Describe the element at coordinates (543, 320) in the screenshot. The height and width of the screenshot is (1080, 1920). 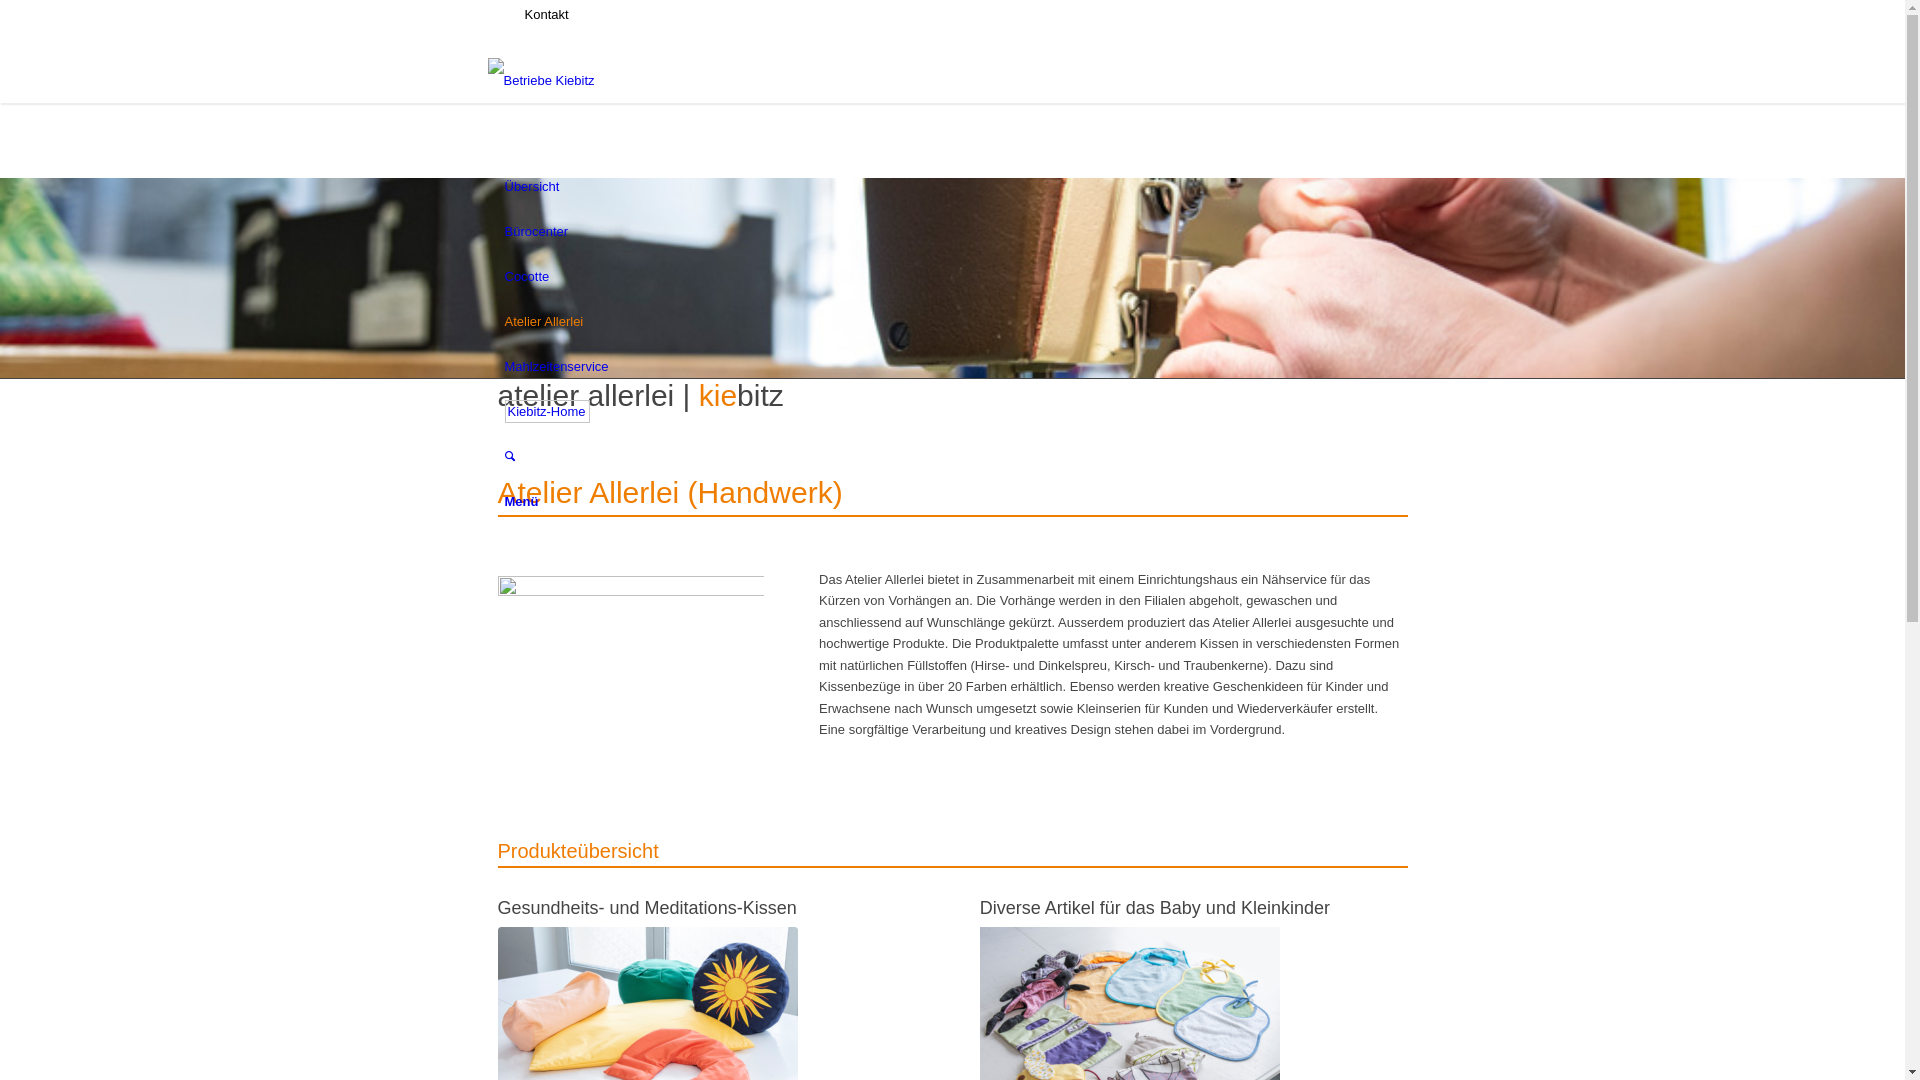
I see `'Atelier Allerlei'` at that location.